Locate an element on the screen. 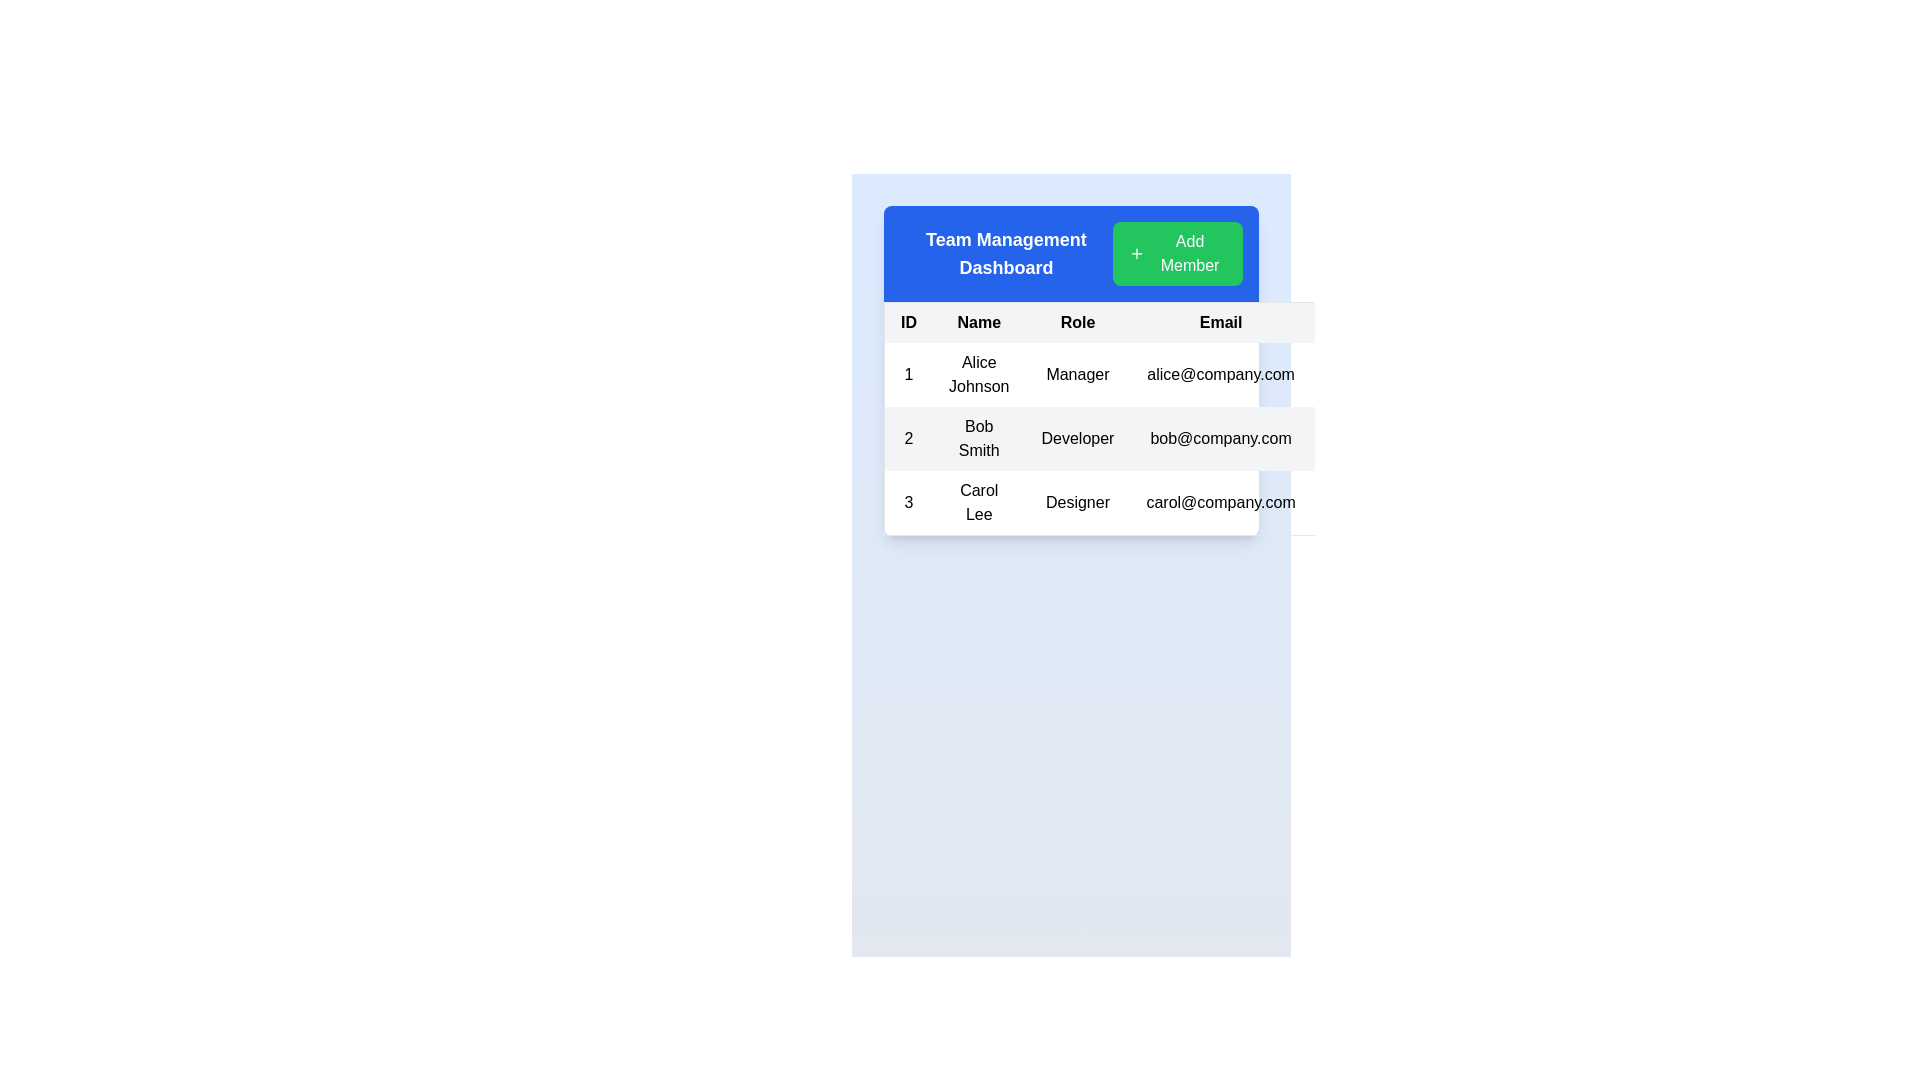 The image size is (1920, 1080). the Text Display element that represents the individual's name in the table row associated with entry number 3, located between the cell containing '3' and the cell displaying 'Designer' is located at coordinates (979, 502).